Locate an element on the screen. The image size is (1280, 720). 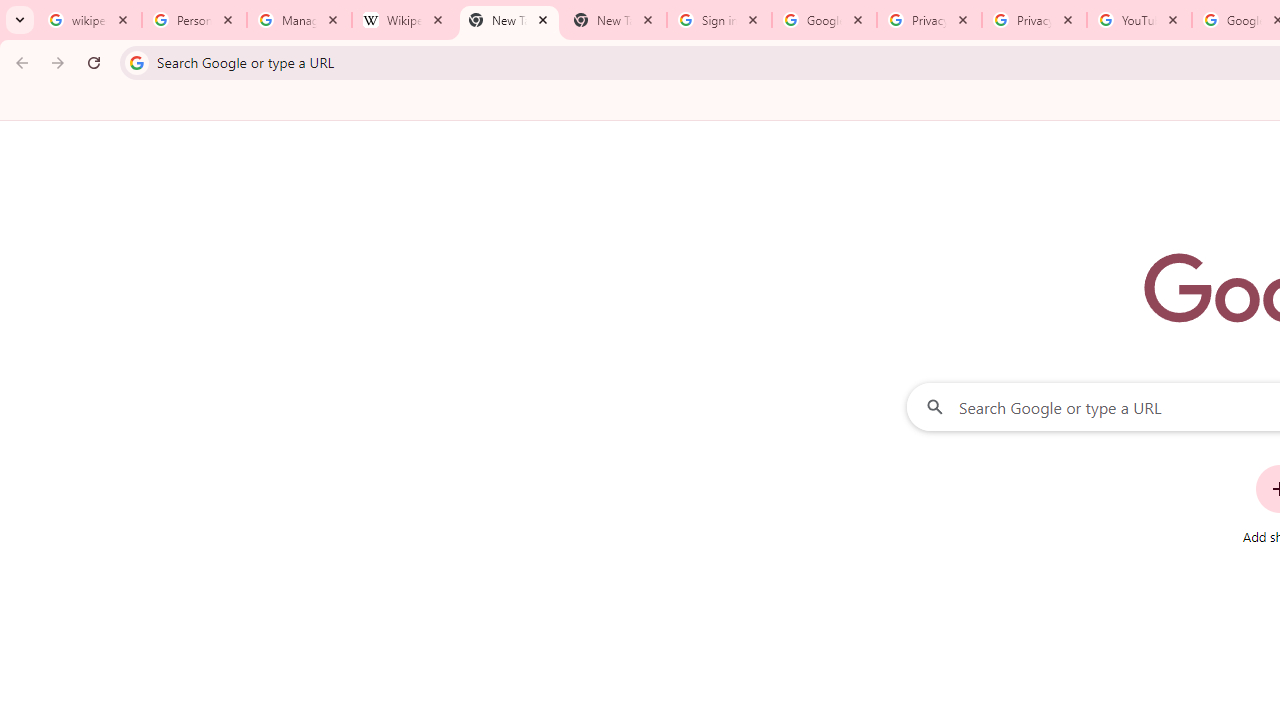
'New Tab' is located at coordinates (509, 20).